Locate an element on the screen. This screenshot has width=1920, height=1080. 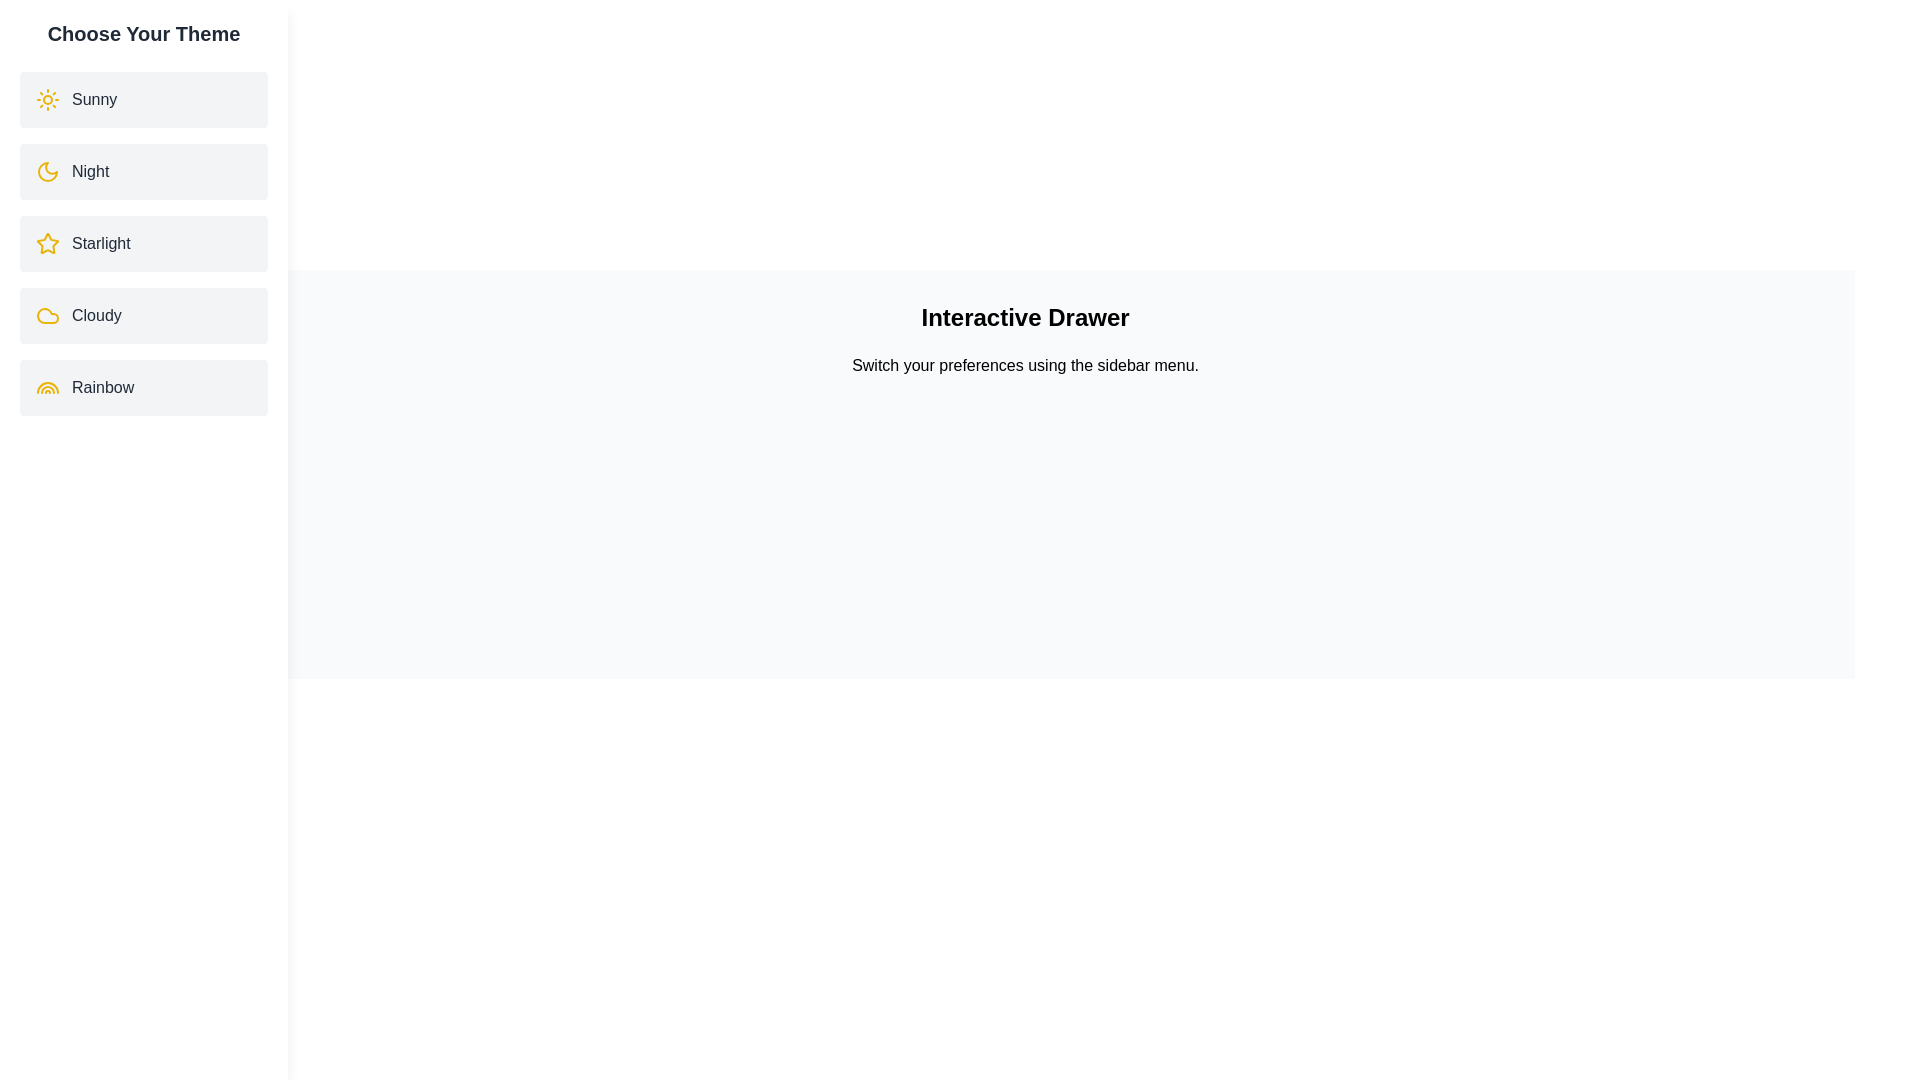
the theme Cloudy by clicking on its corresponding list item is located at coordinates (143, 315).